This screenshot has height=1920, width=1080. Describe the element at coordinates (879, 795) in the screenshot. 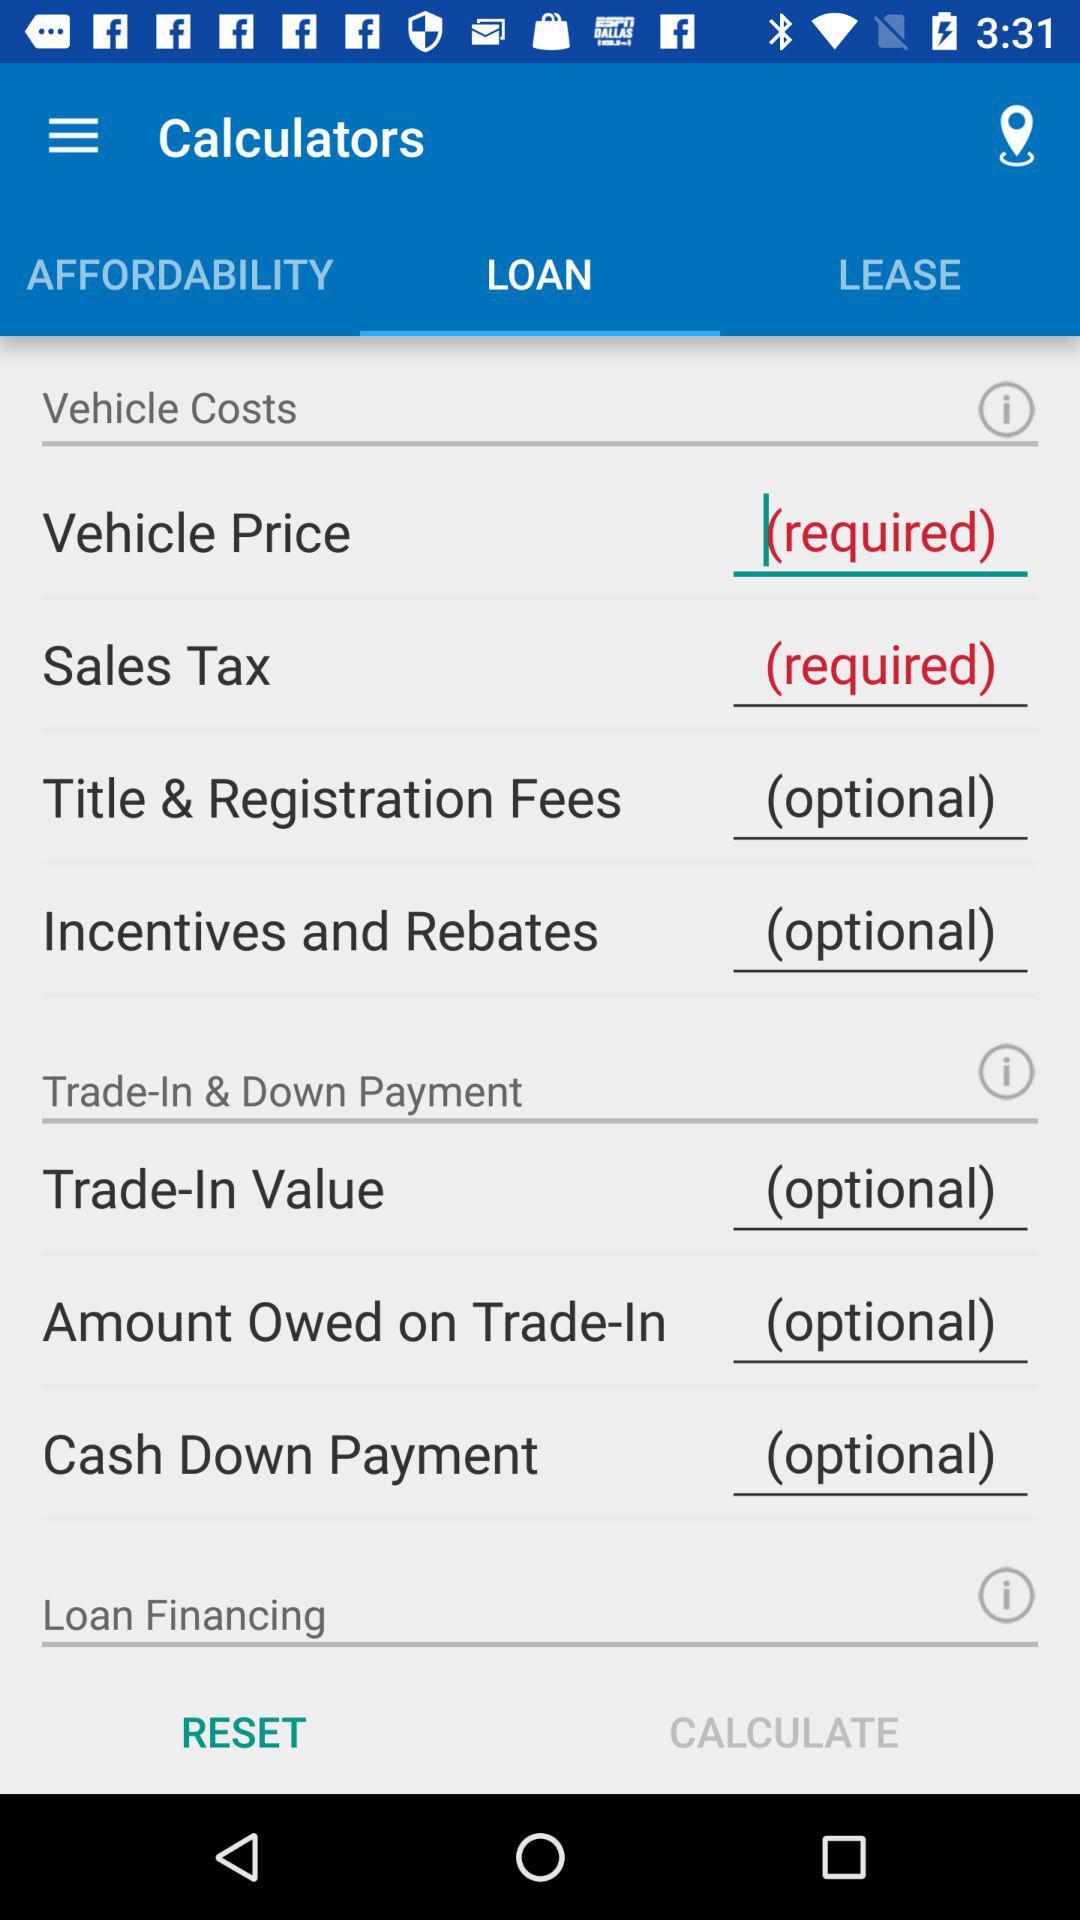

I see `activate textbox` at that location.